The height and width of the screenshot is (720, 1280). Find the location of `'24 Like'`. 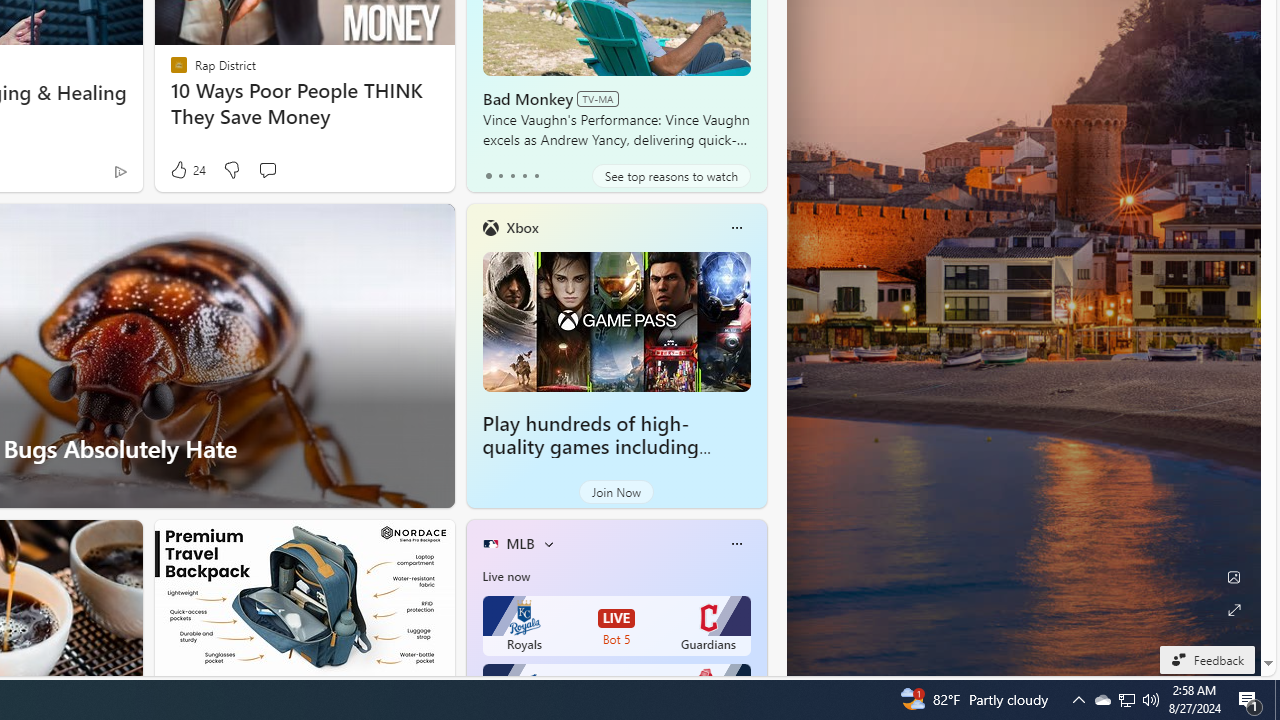

'24 Like' is located at coordinates (186, 169).